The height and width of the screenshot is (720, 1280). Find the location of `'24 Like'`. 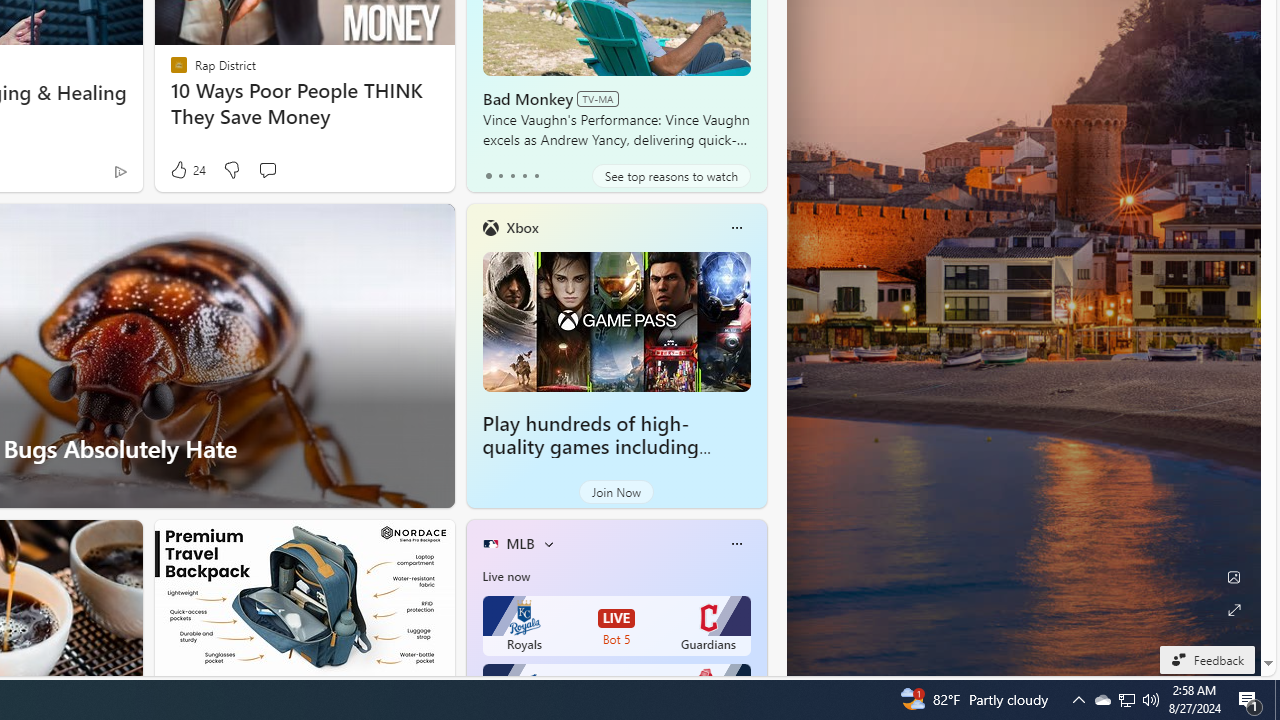

'24 Like' is located at coordinates (186, 169).